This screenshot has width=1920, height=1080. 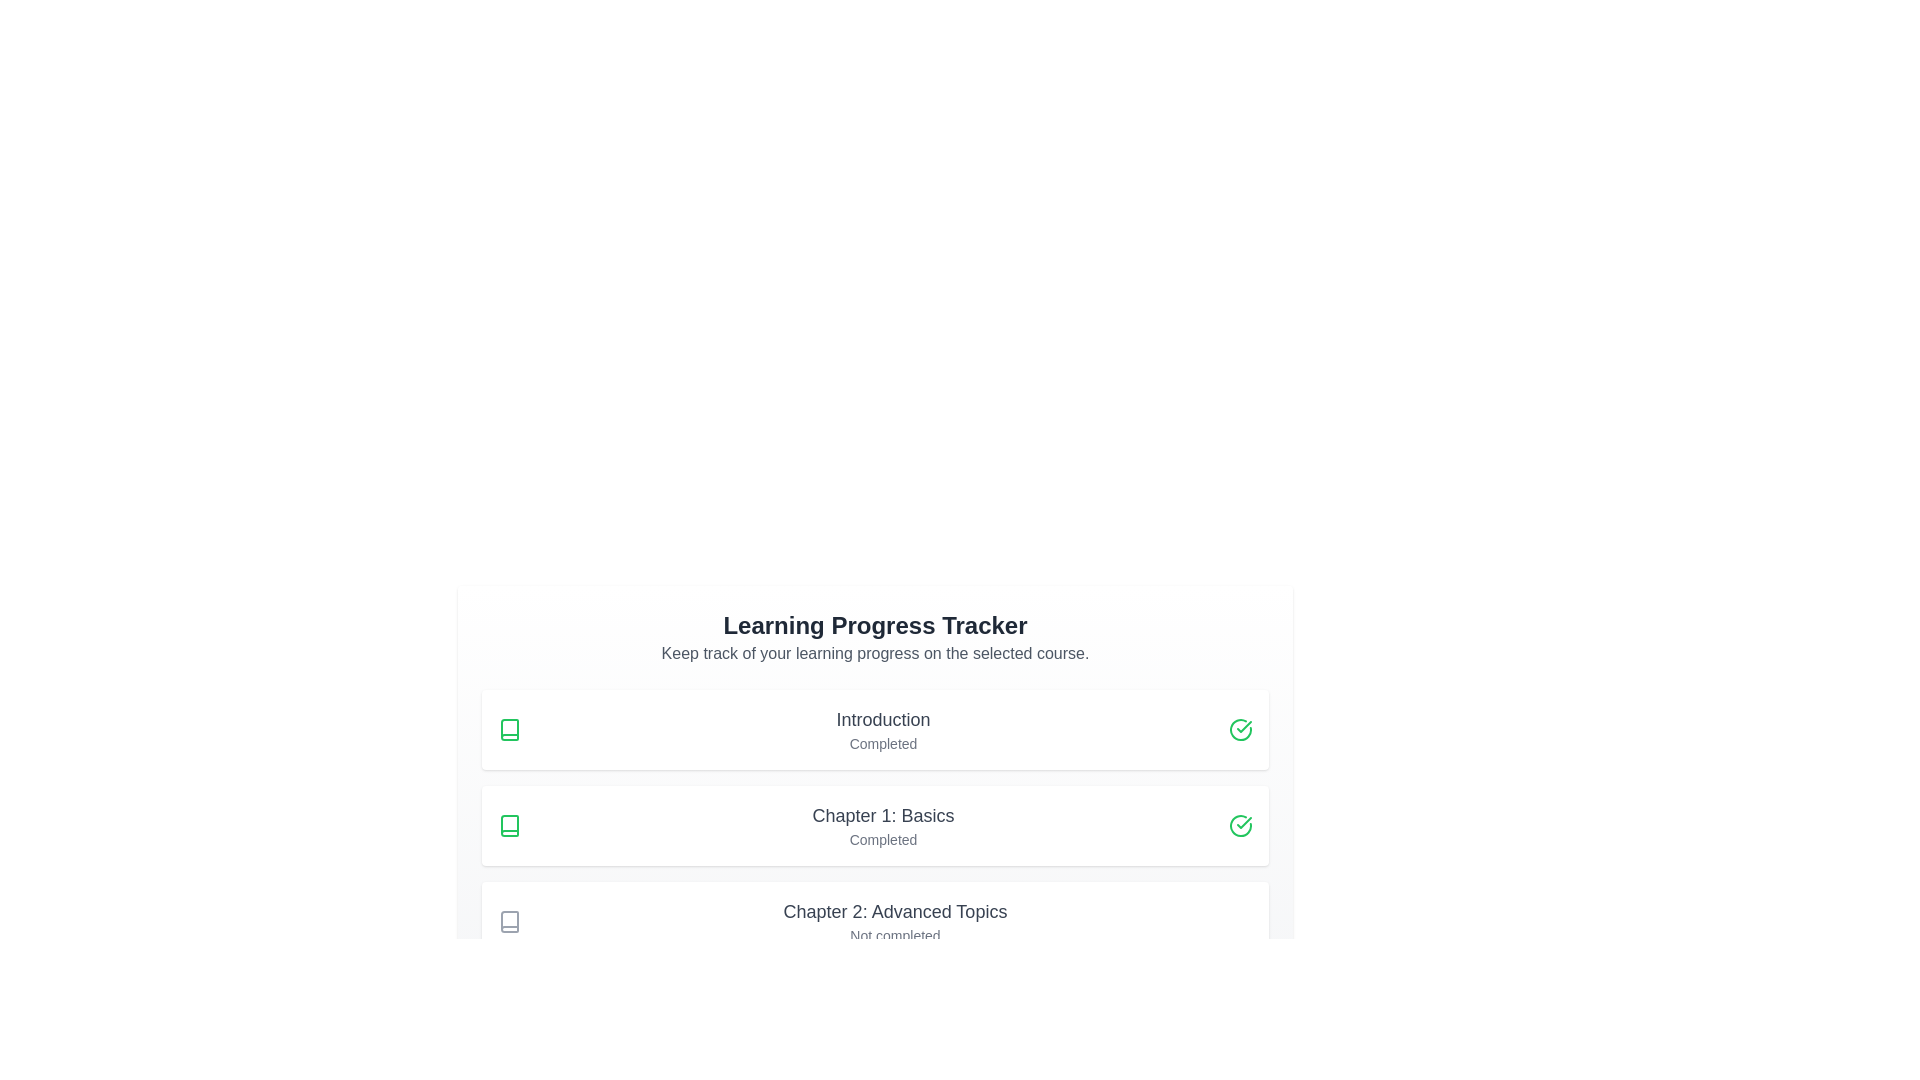 I want to click on the first Card in the Learning Progress Tracker, which has a white background, a green book icon, the text 'Introduction' in gray, and a green checkmark icon on the right, so click(x=875, y=729).